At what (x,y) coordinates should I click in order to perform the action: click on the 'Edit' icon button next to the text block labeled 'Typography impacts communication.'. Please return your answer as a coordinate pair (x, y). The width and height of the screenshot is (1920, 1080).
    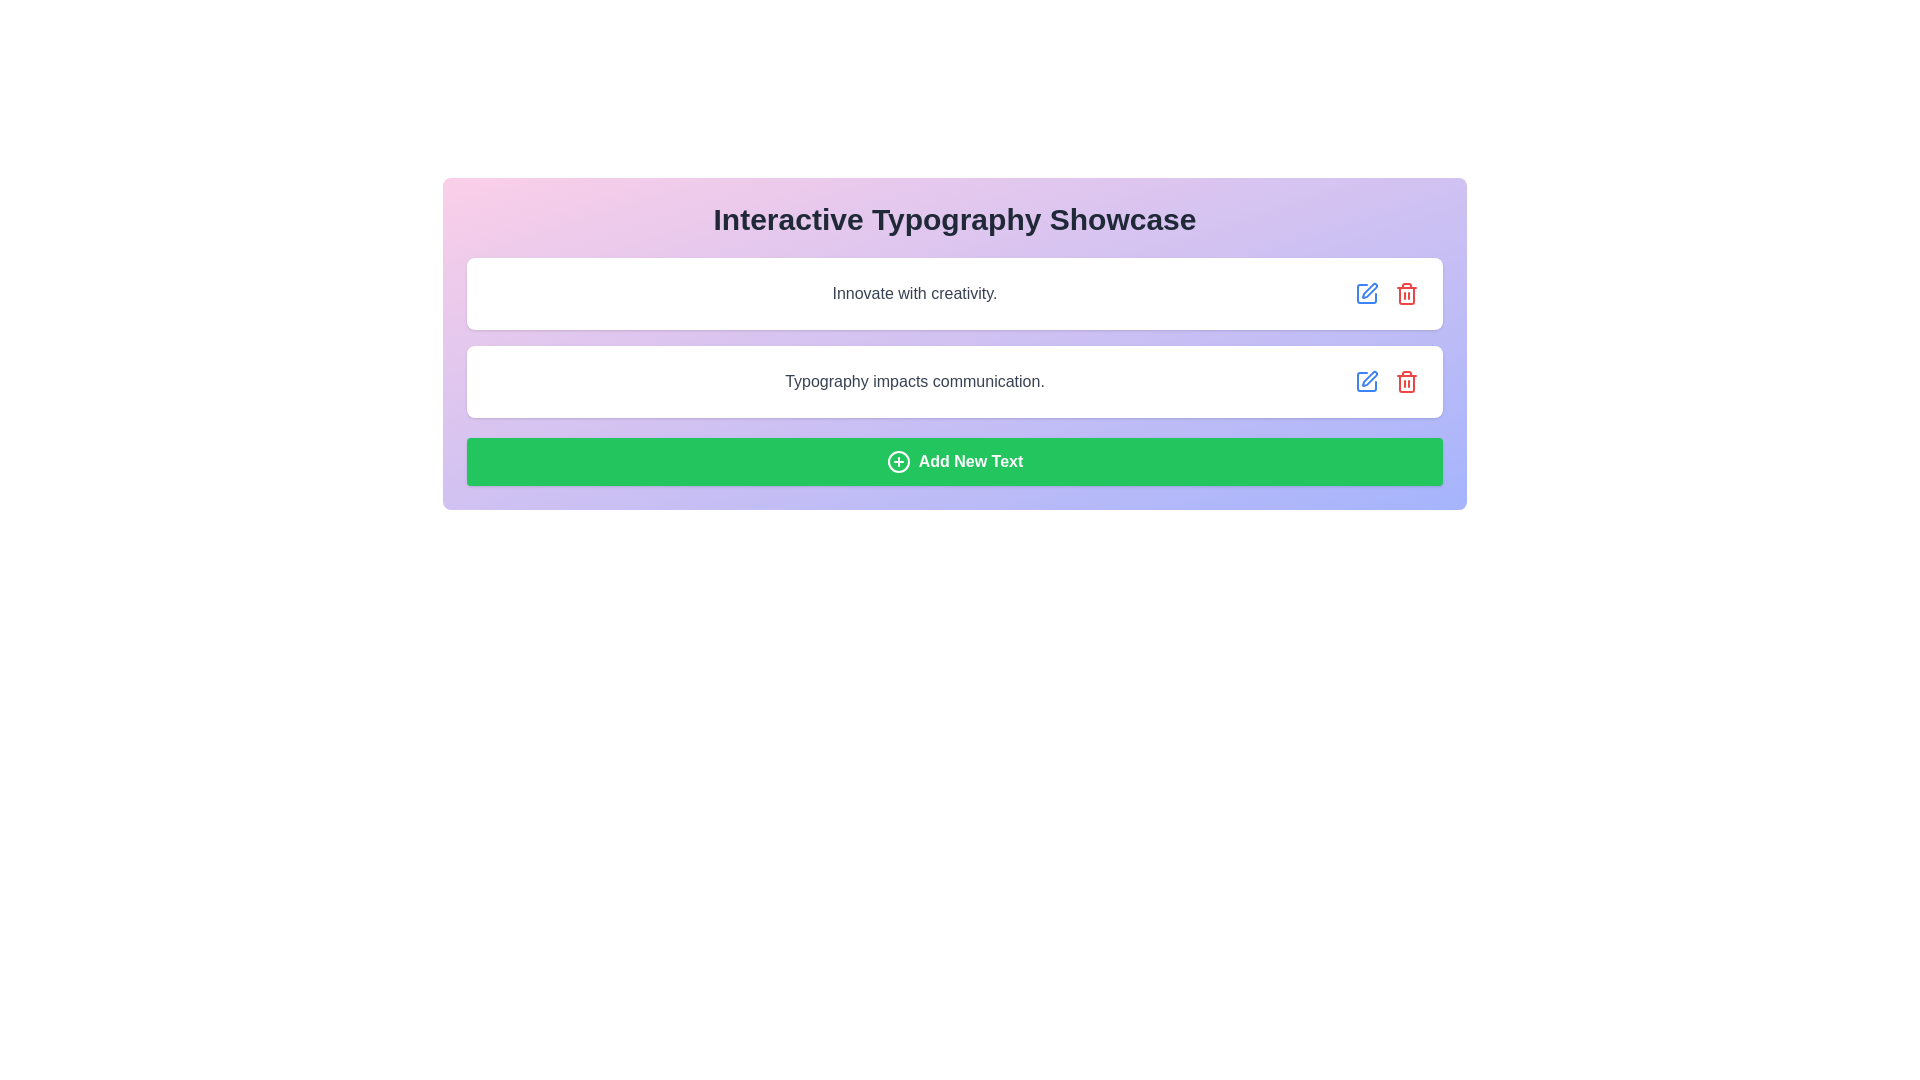
    Looking at the image, I should click on (1367, 378).